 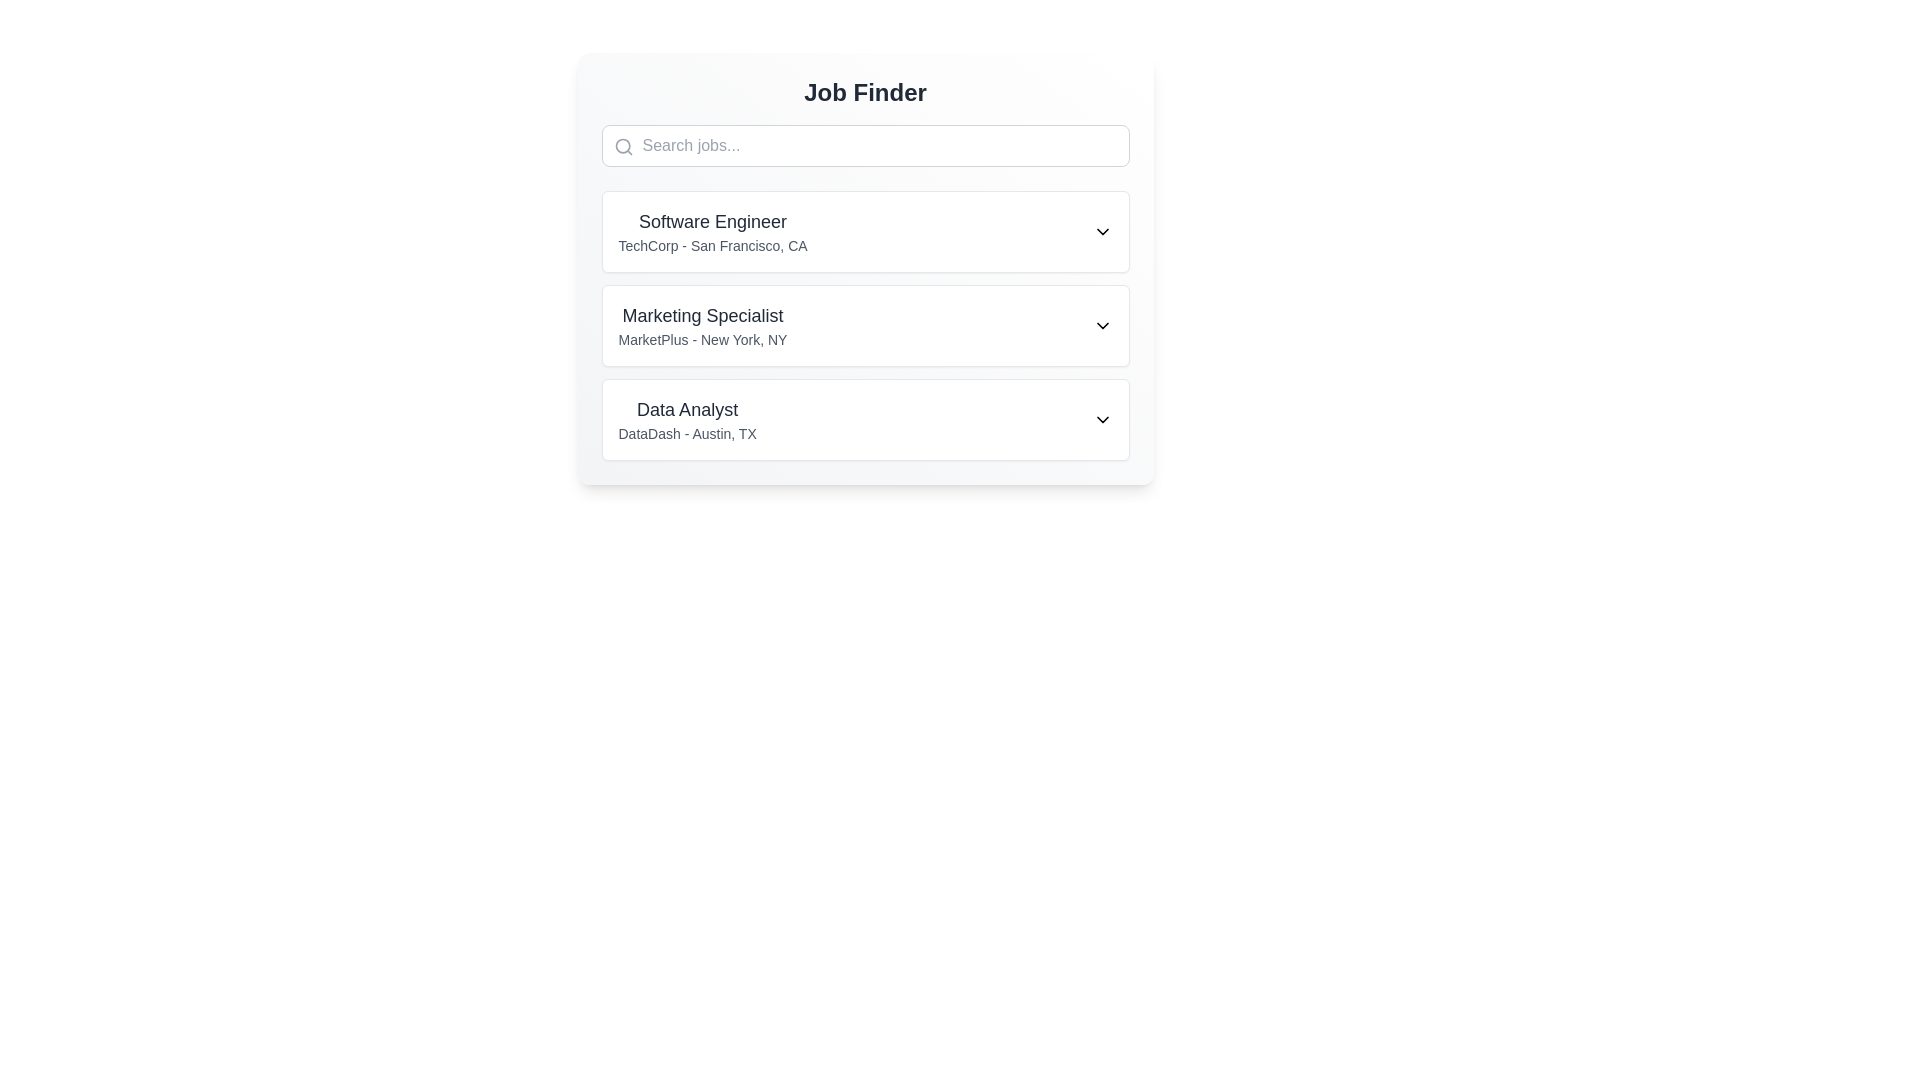 I want to click on the text display element that shows 'MarketPlus - New York, NY', which is styled in a smaller, lighter font and located below the title 'Marketing Specialist', so click(x=702, y=338).